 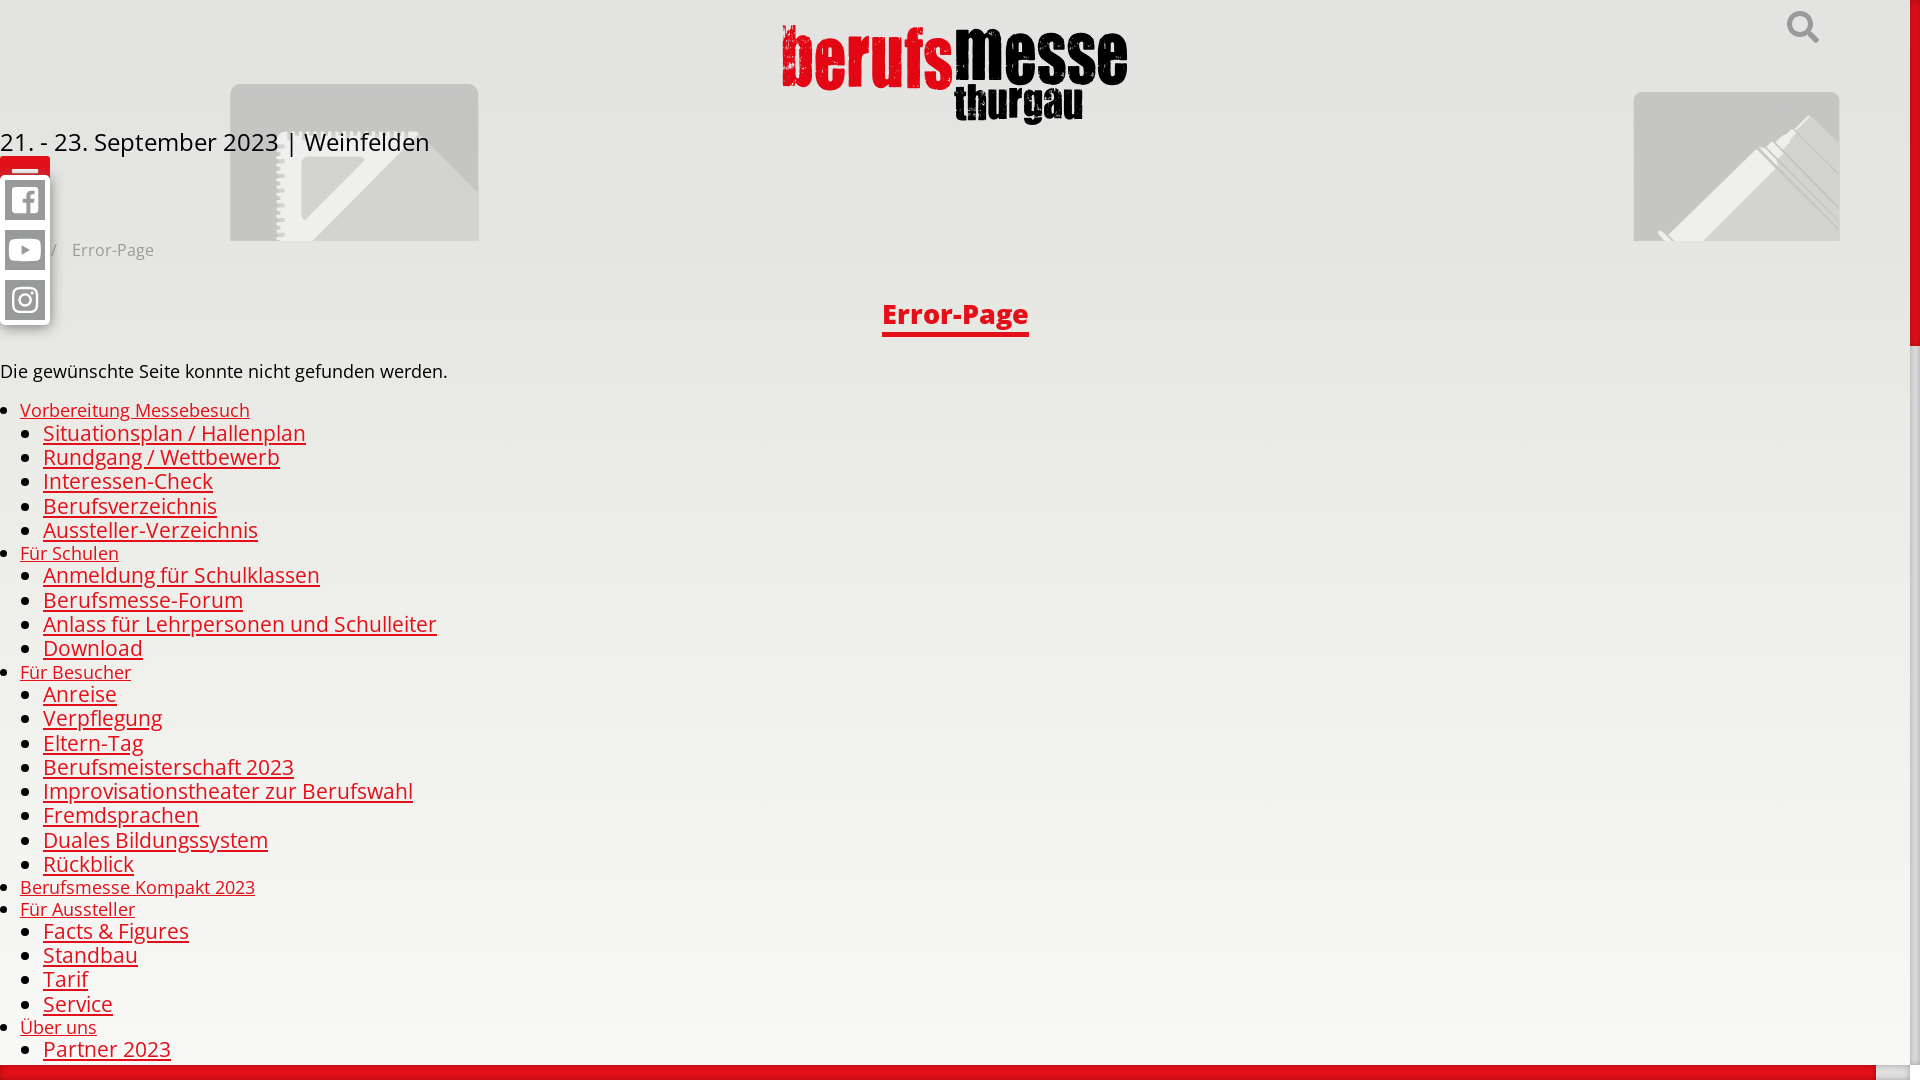 What do you see at coordinates (105, 1047) in the screenshot?
I see `'Partner 2023'` at bounding box center [105, 1047].